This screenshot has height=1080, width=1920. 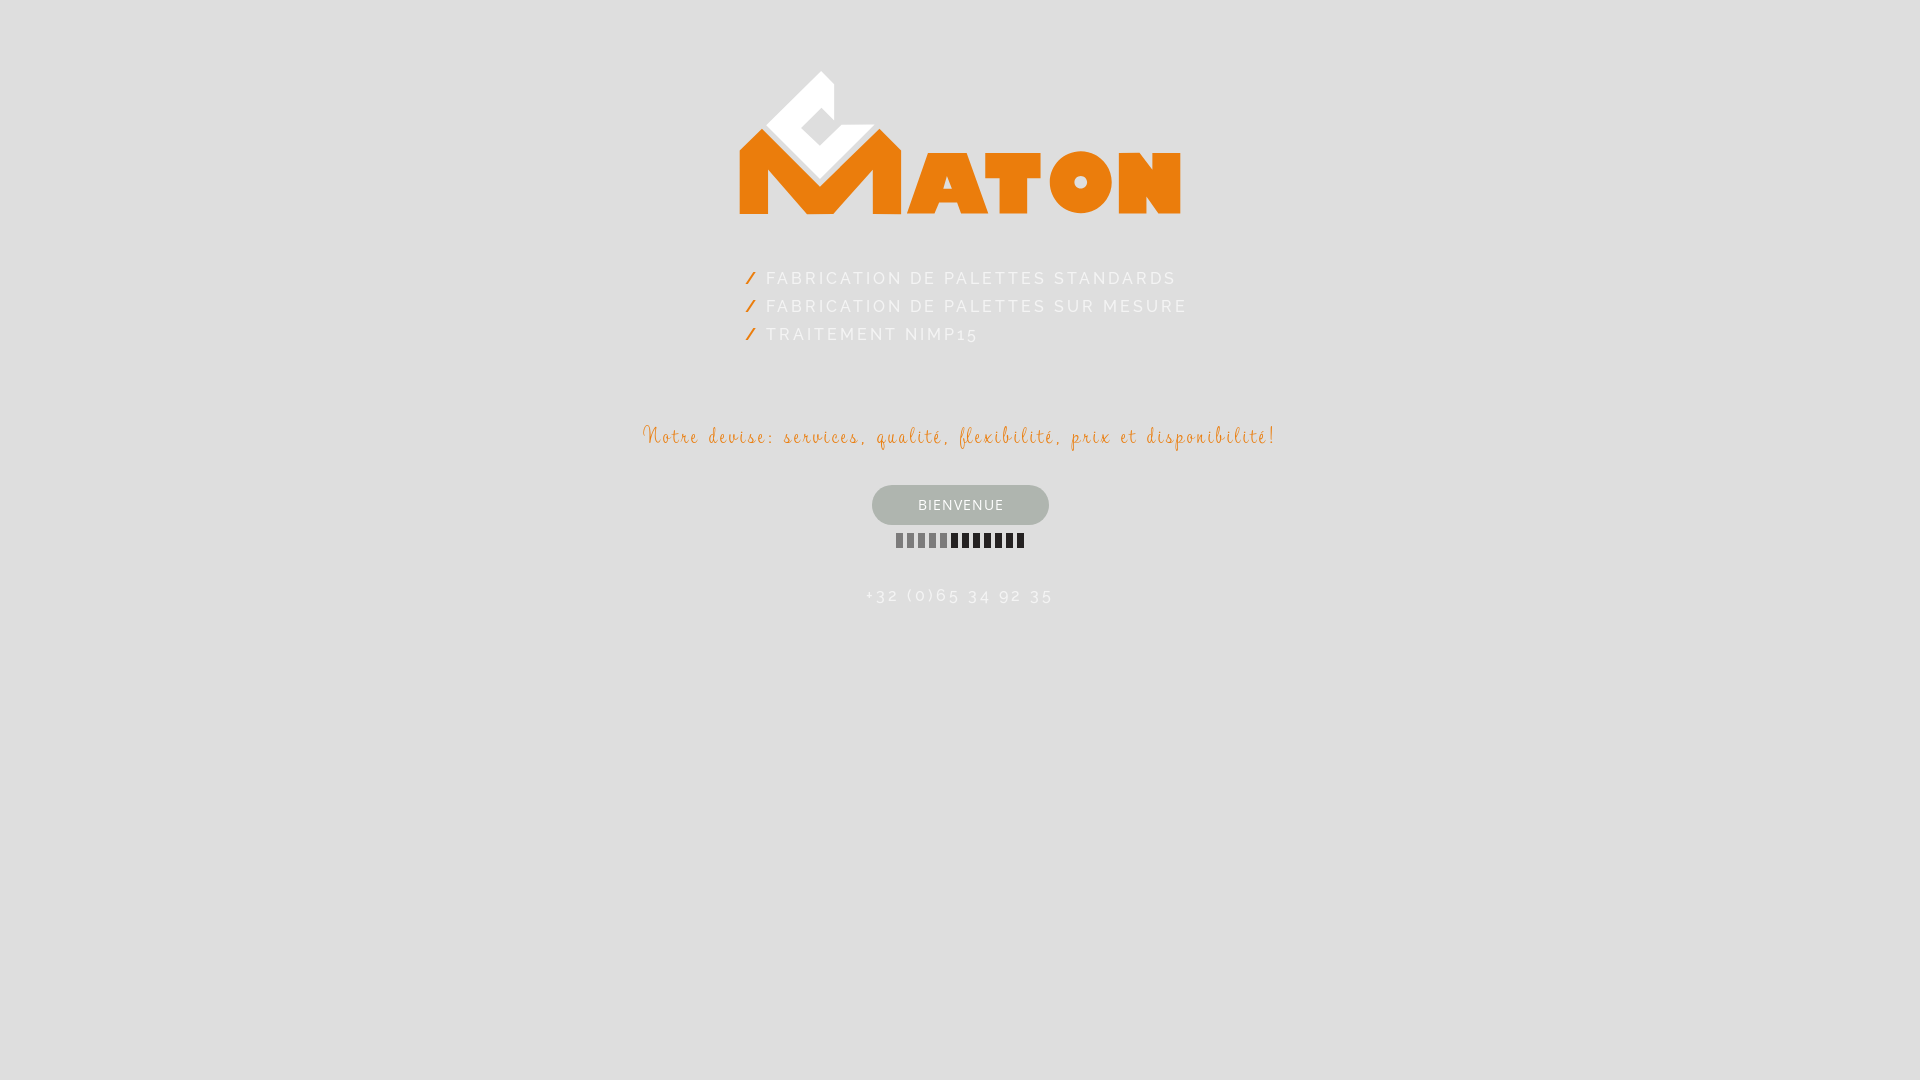 What do you see at coordinates (872, 504) in the screenshot?
I see `'BIENVENUE'` at bounding box center [872, 504].